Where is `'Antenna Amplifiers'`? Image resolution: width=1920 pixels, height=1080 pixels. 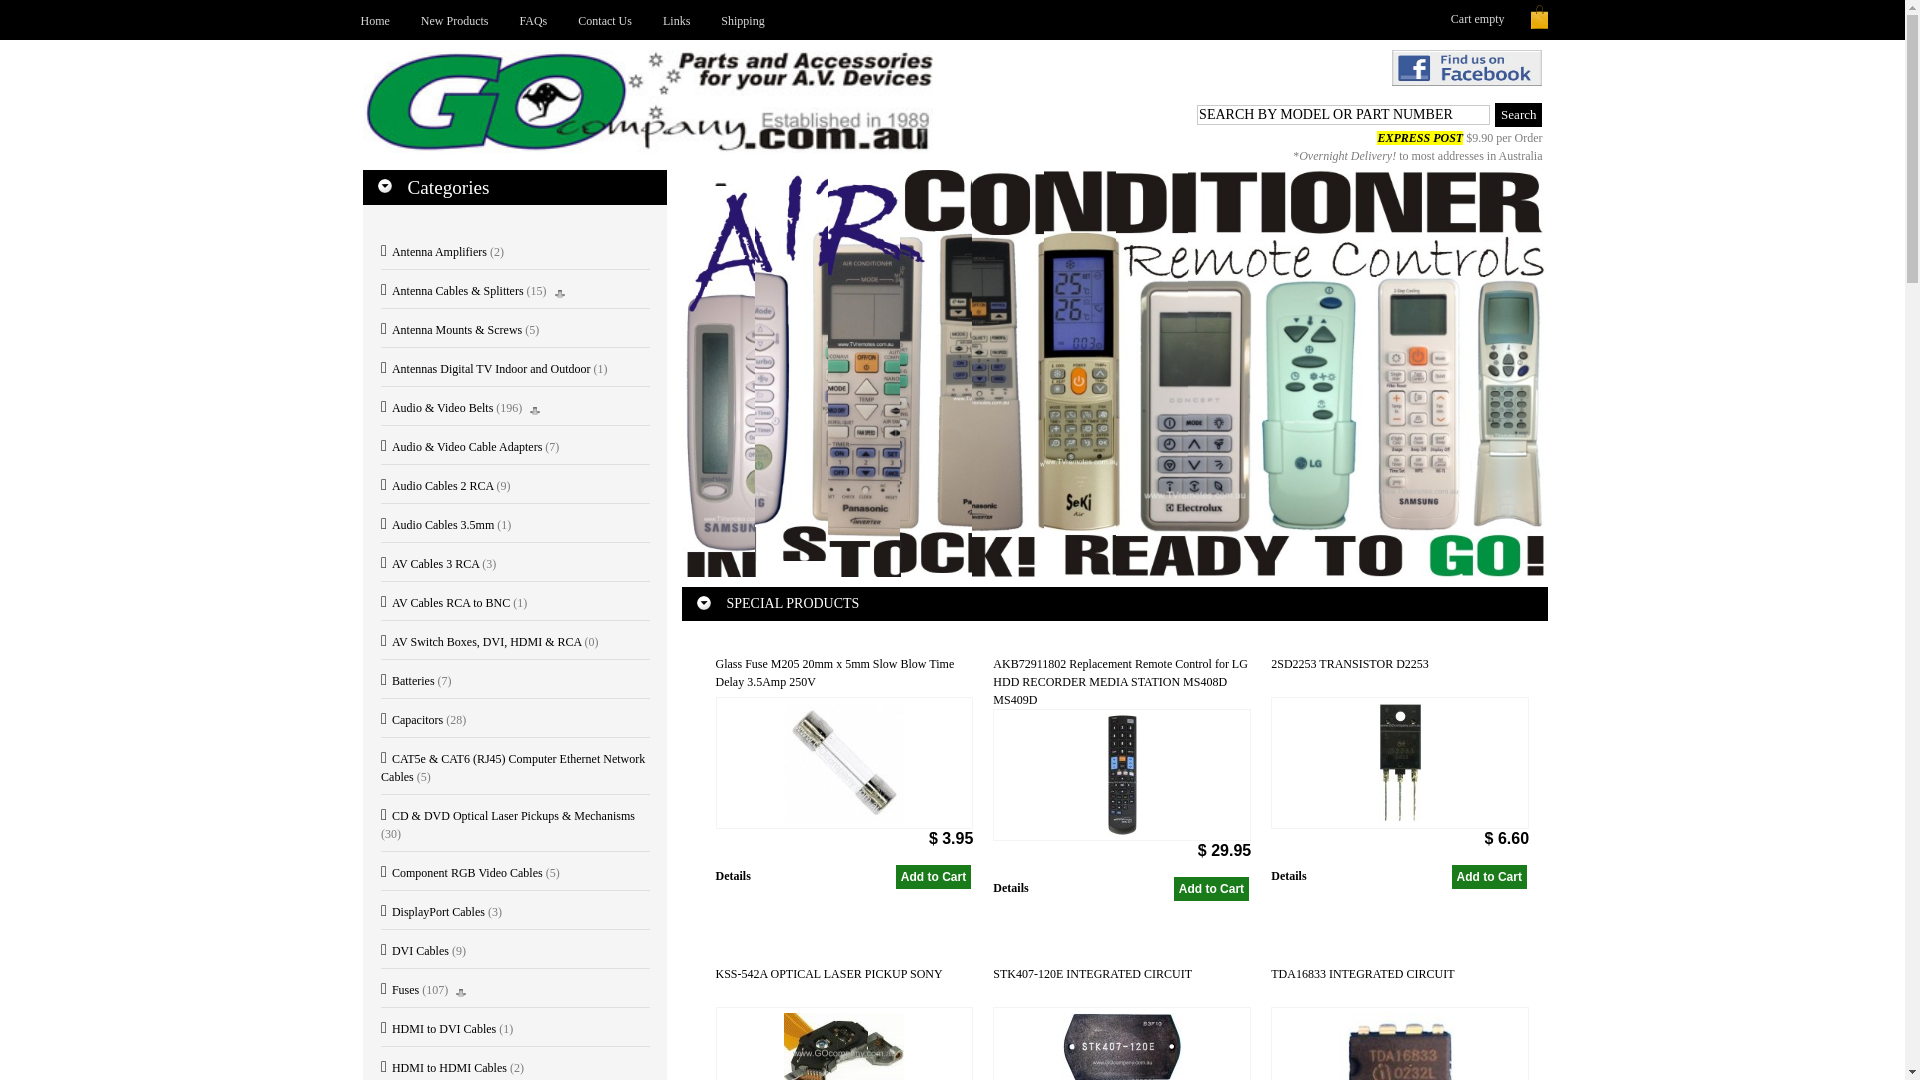
'Antenna Amplifiers' is located at coordinates (432, 250).